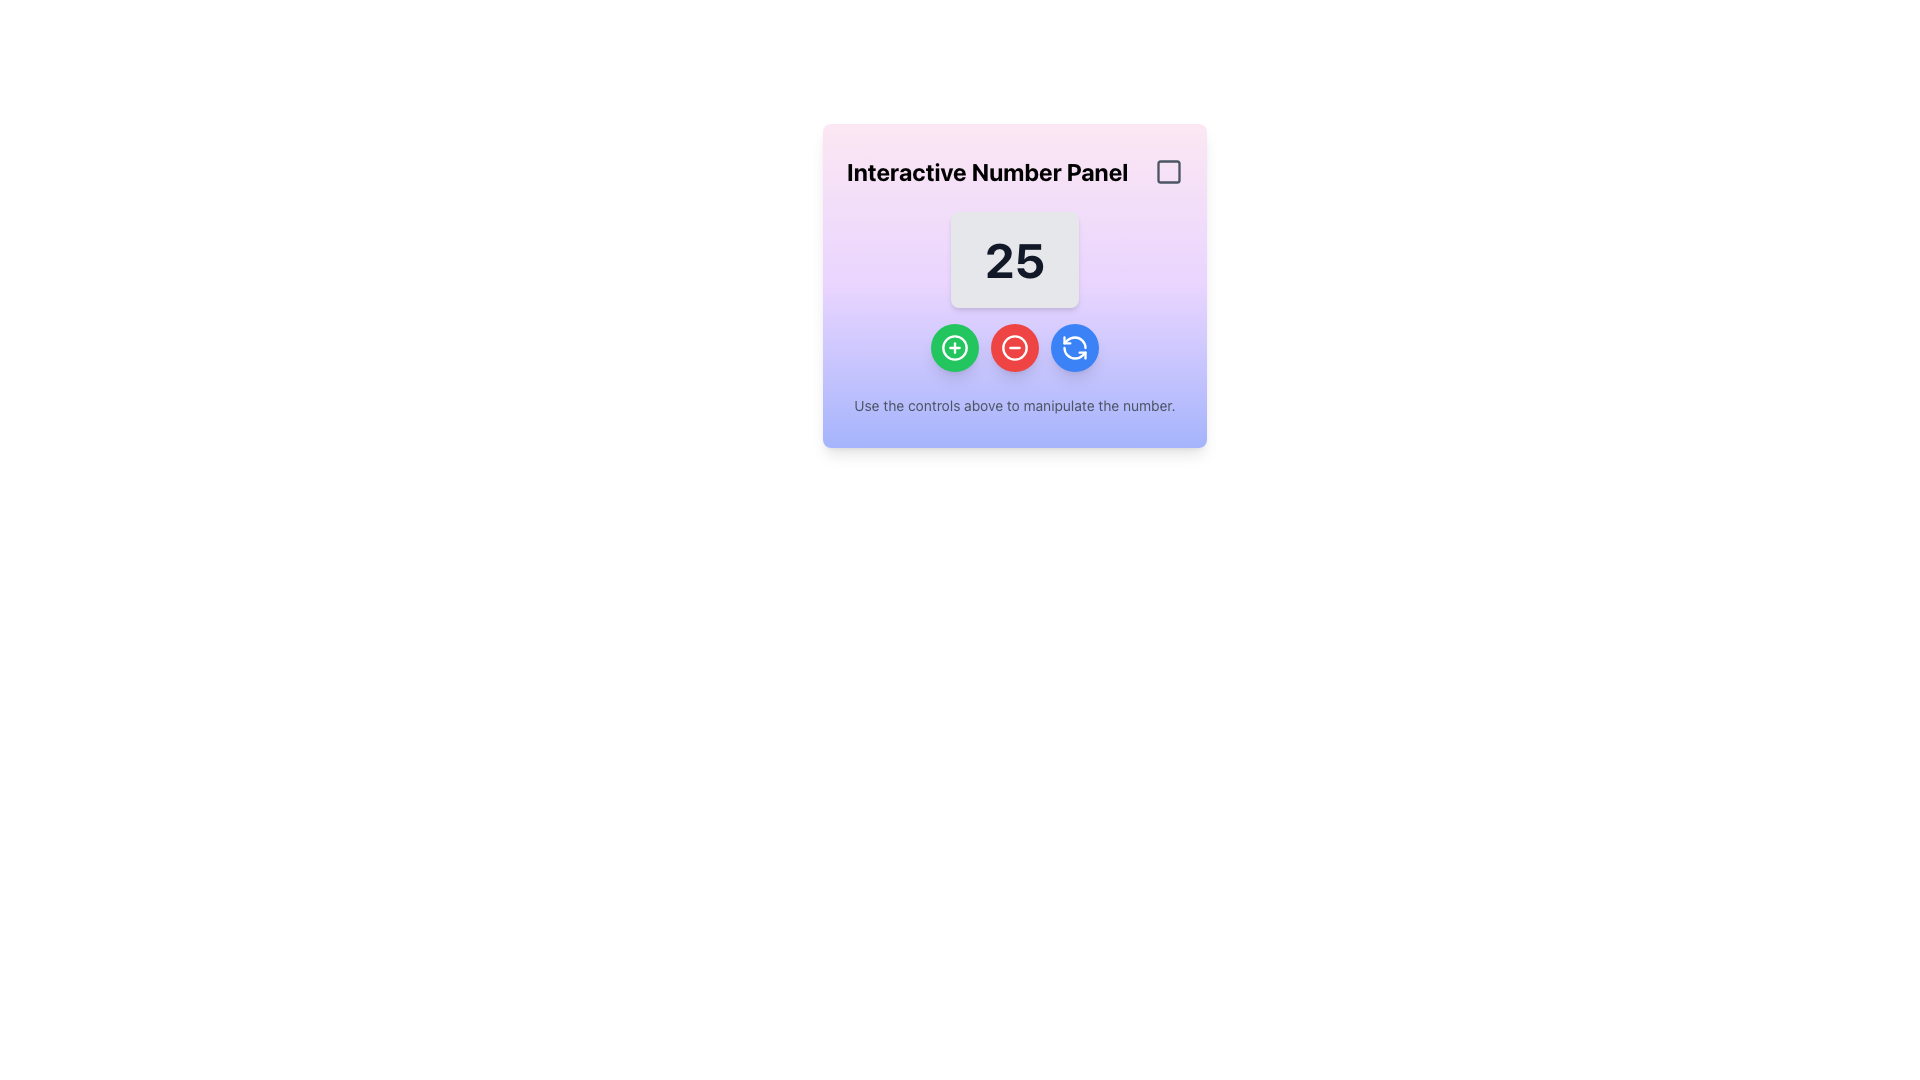 The image size is (1920, 1080). Describe the element at coordinates (1014, 346) in the screenshot. I see `the decrement button` at that location.